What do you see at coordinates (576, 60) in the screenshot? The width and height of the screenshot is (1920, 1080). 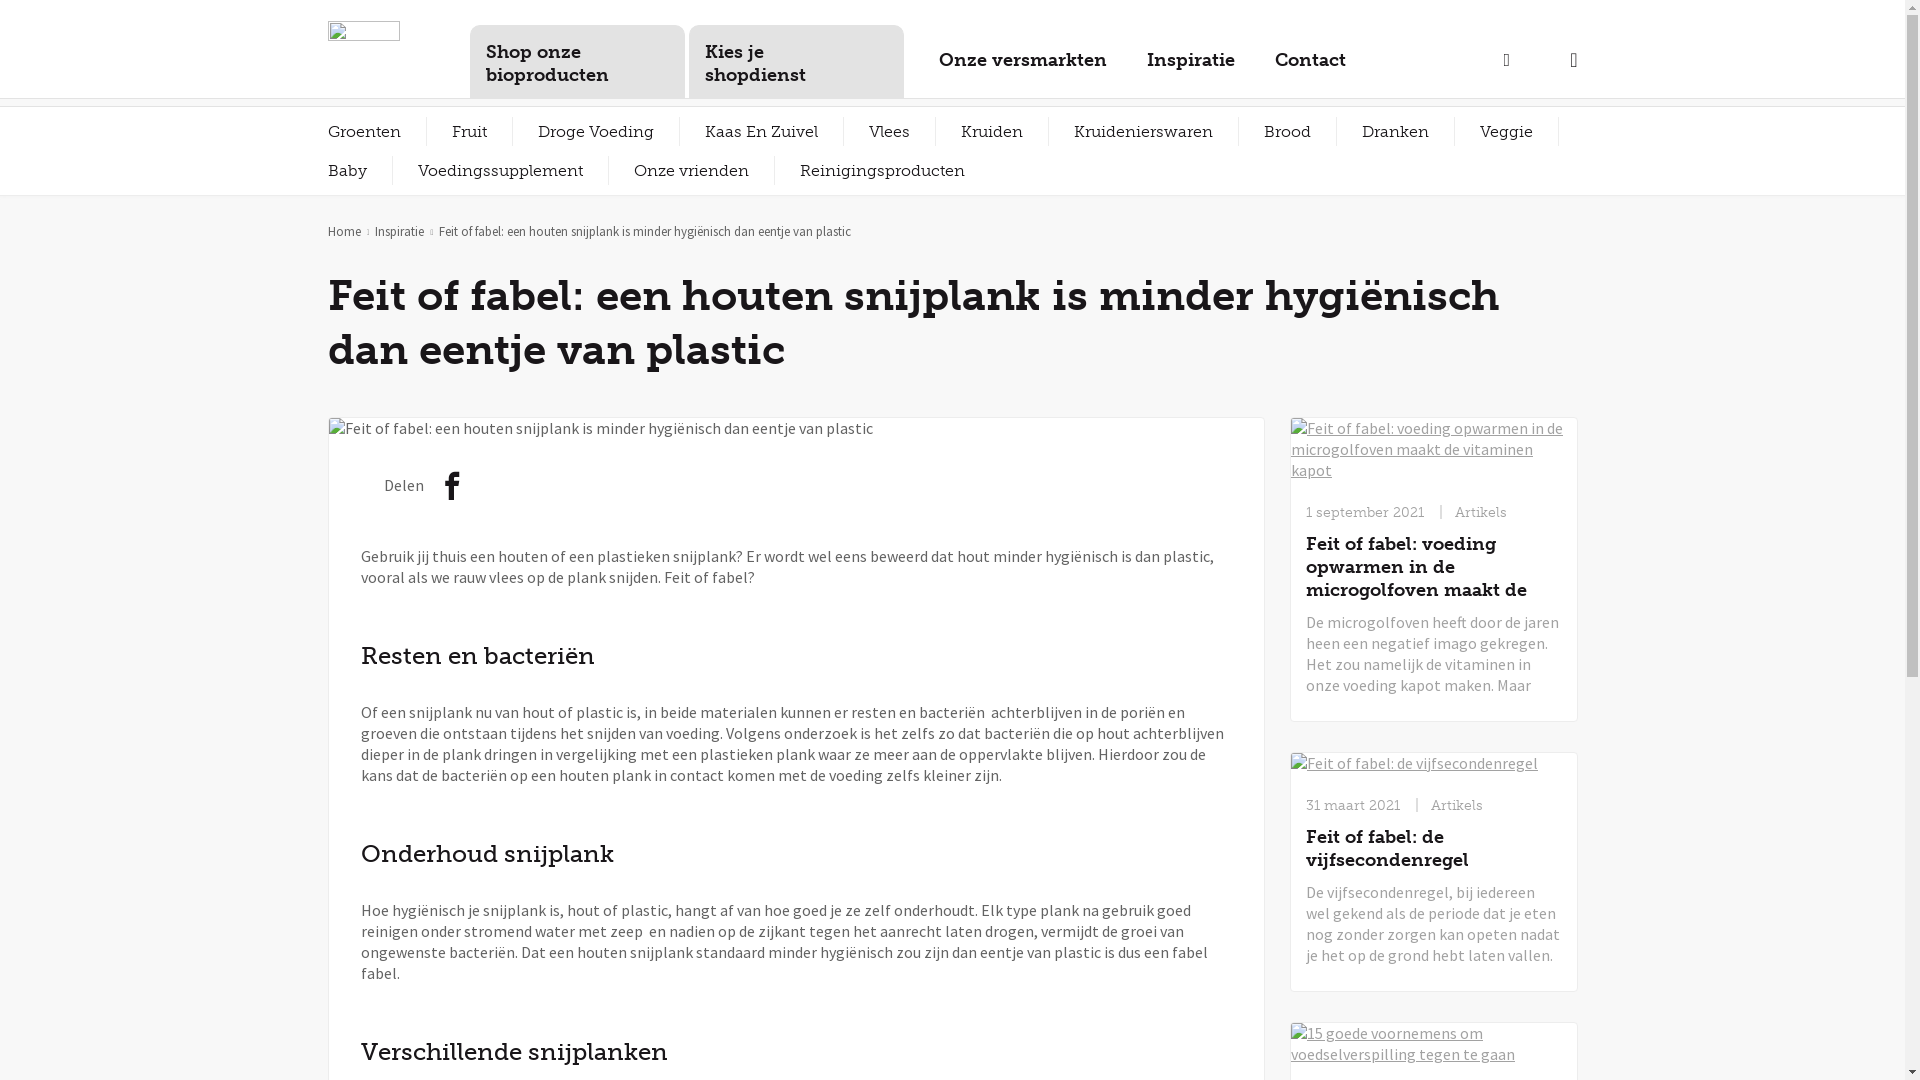 I see `'Shop onze bioproducten'` at bounding box center [576, 60].